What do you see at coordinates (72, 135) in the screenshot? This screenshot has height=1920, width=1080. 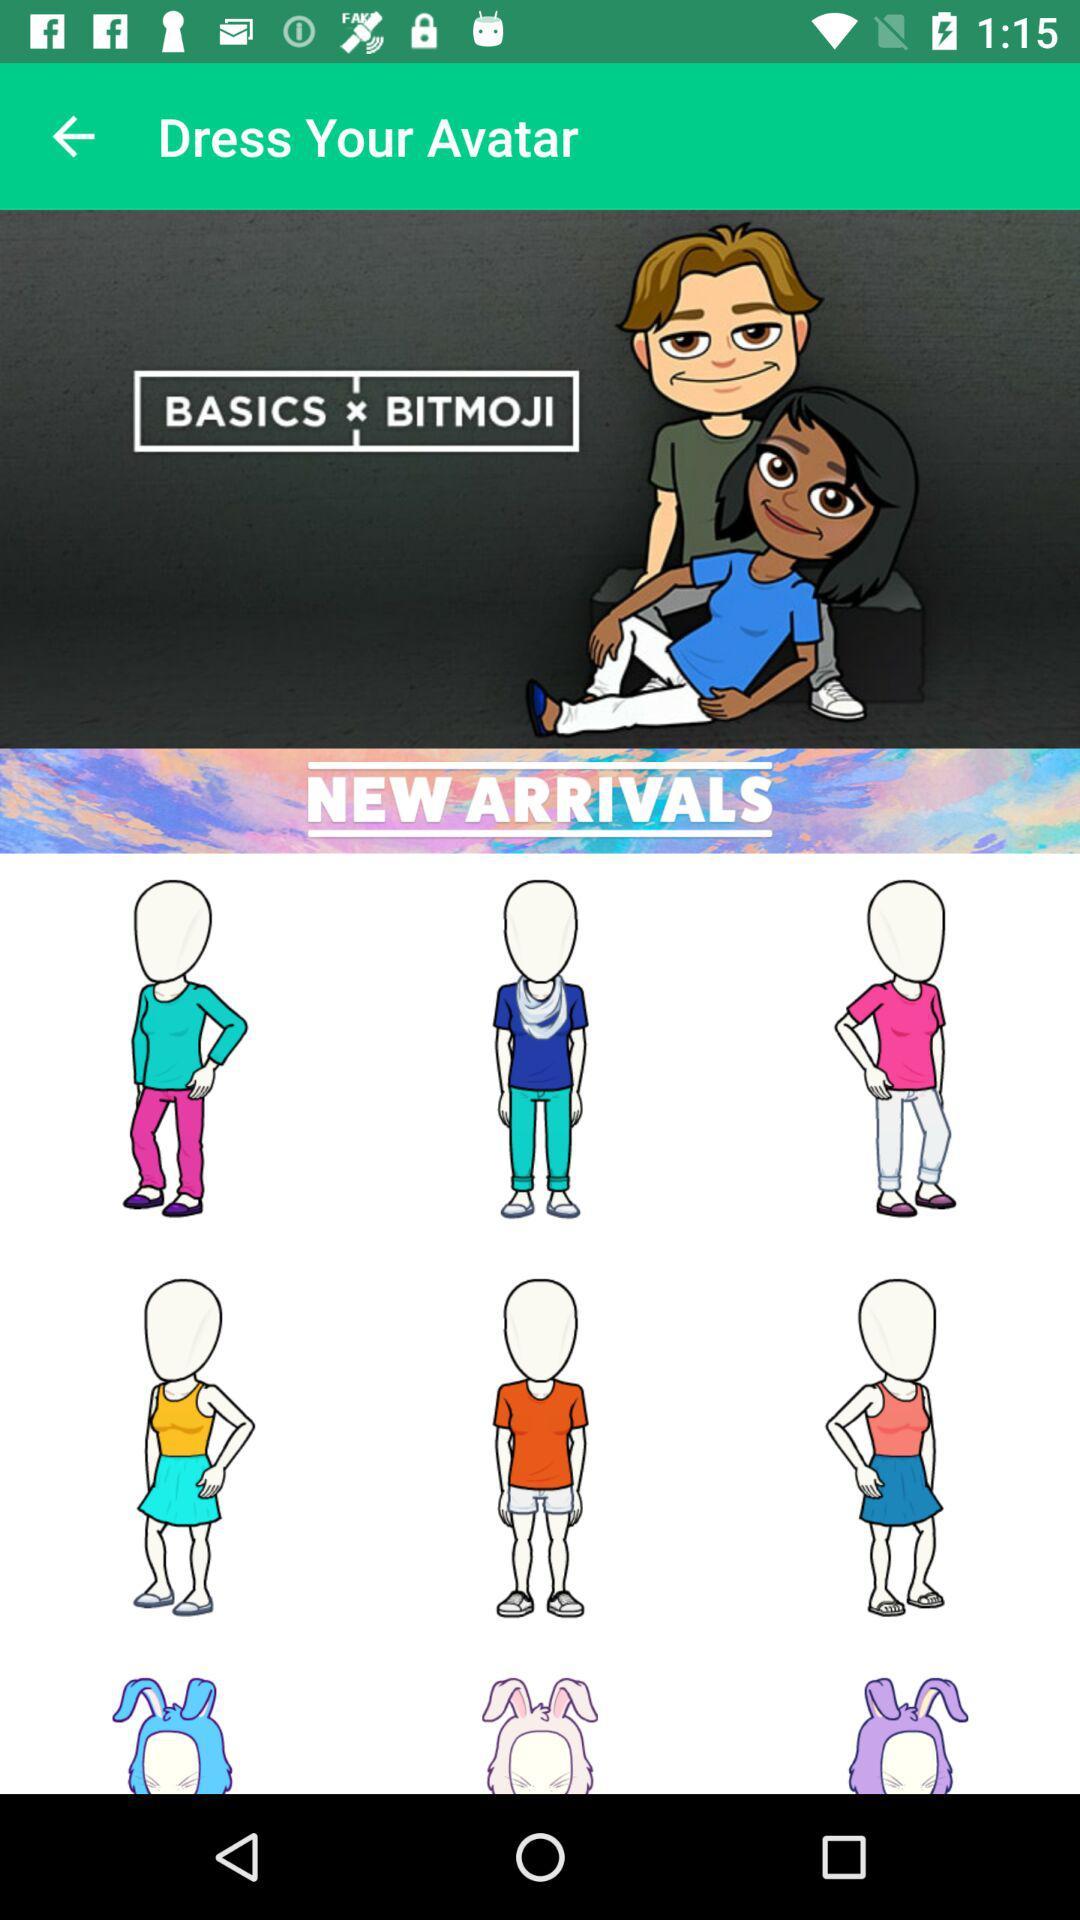 I see `the item at the top left corner` at bounding box center [72, 135].